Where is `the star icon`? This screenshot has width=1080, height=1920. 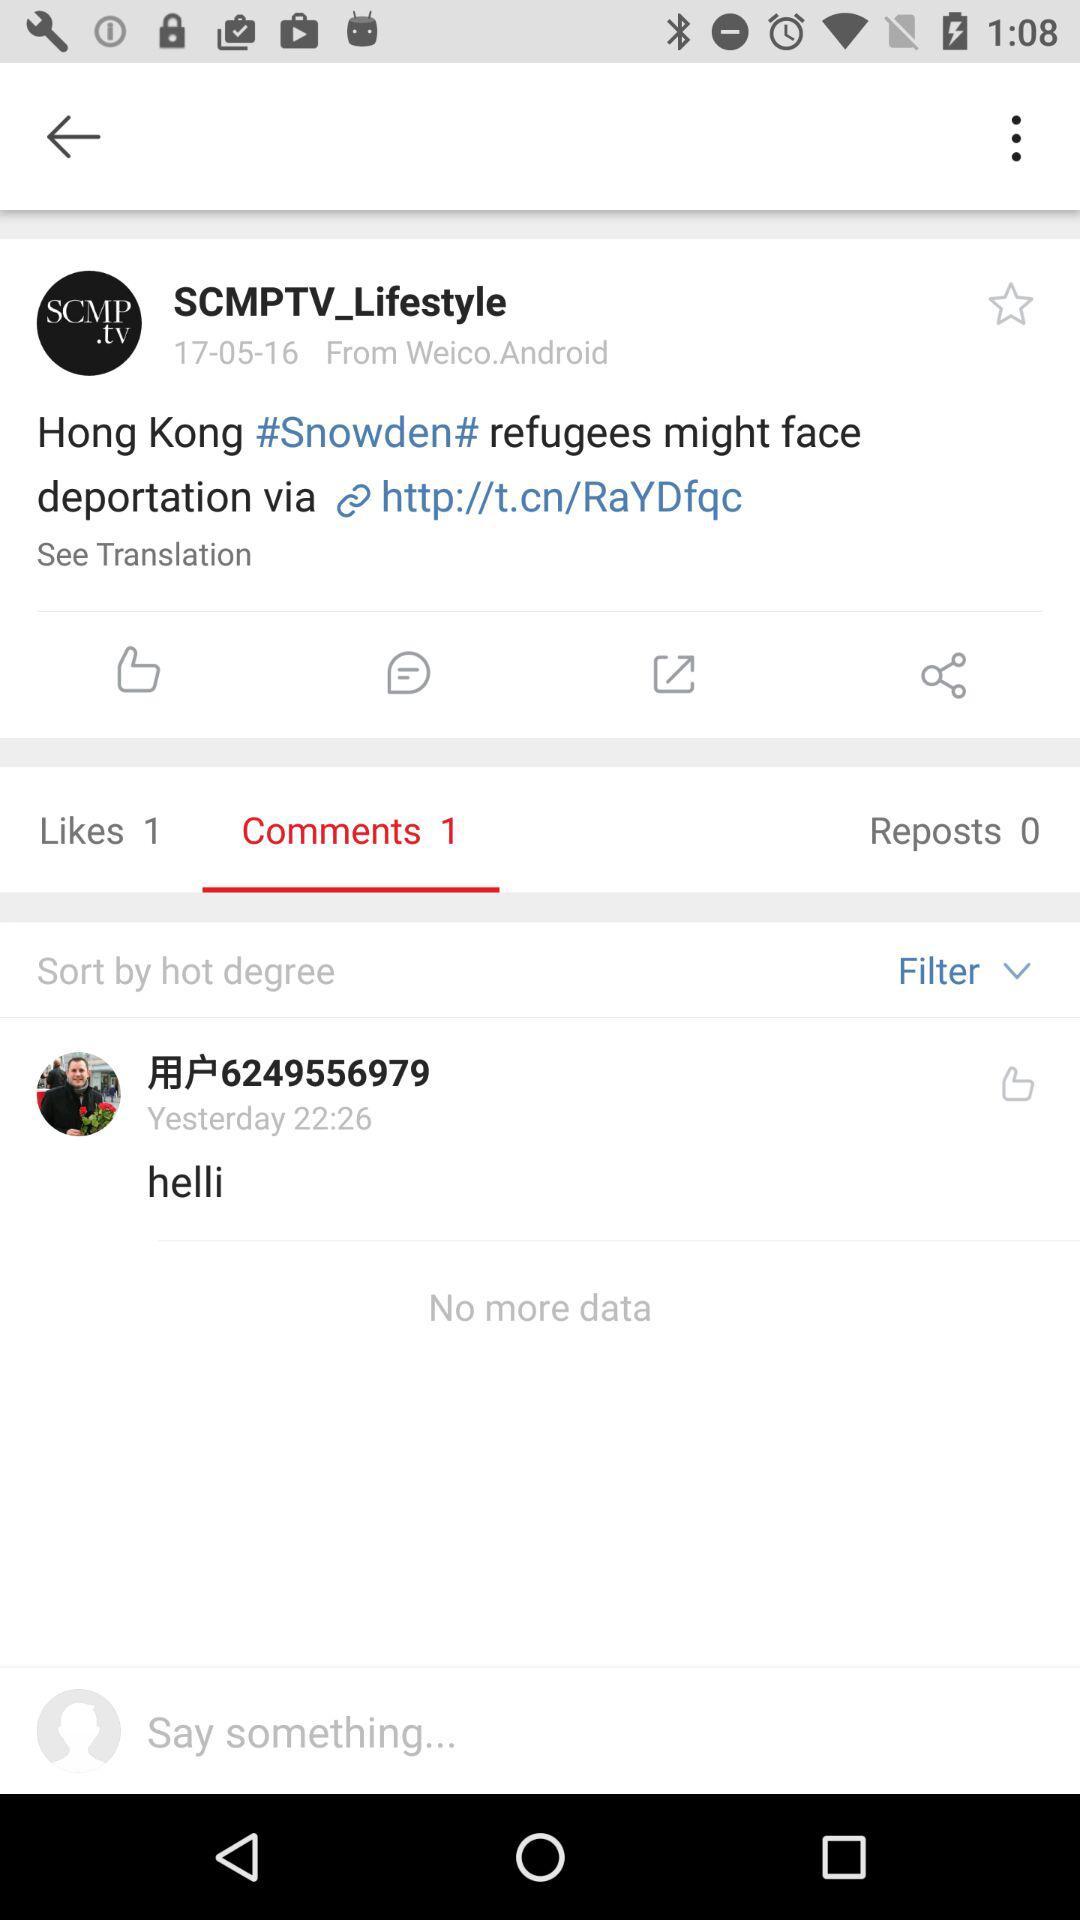
the star icon is located at coordinates (1010, 301).